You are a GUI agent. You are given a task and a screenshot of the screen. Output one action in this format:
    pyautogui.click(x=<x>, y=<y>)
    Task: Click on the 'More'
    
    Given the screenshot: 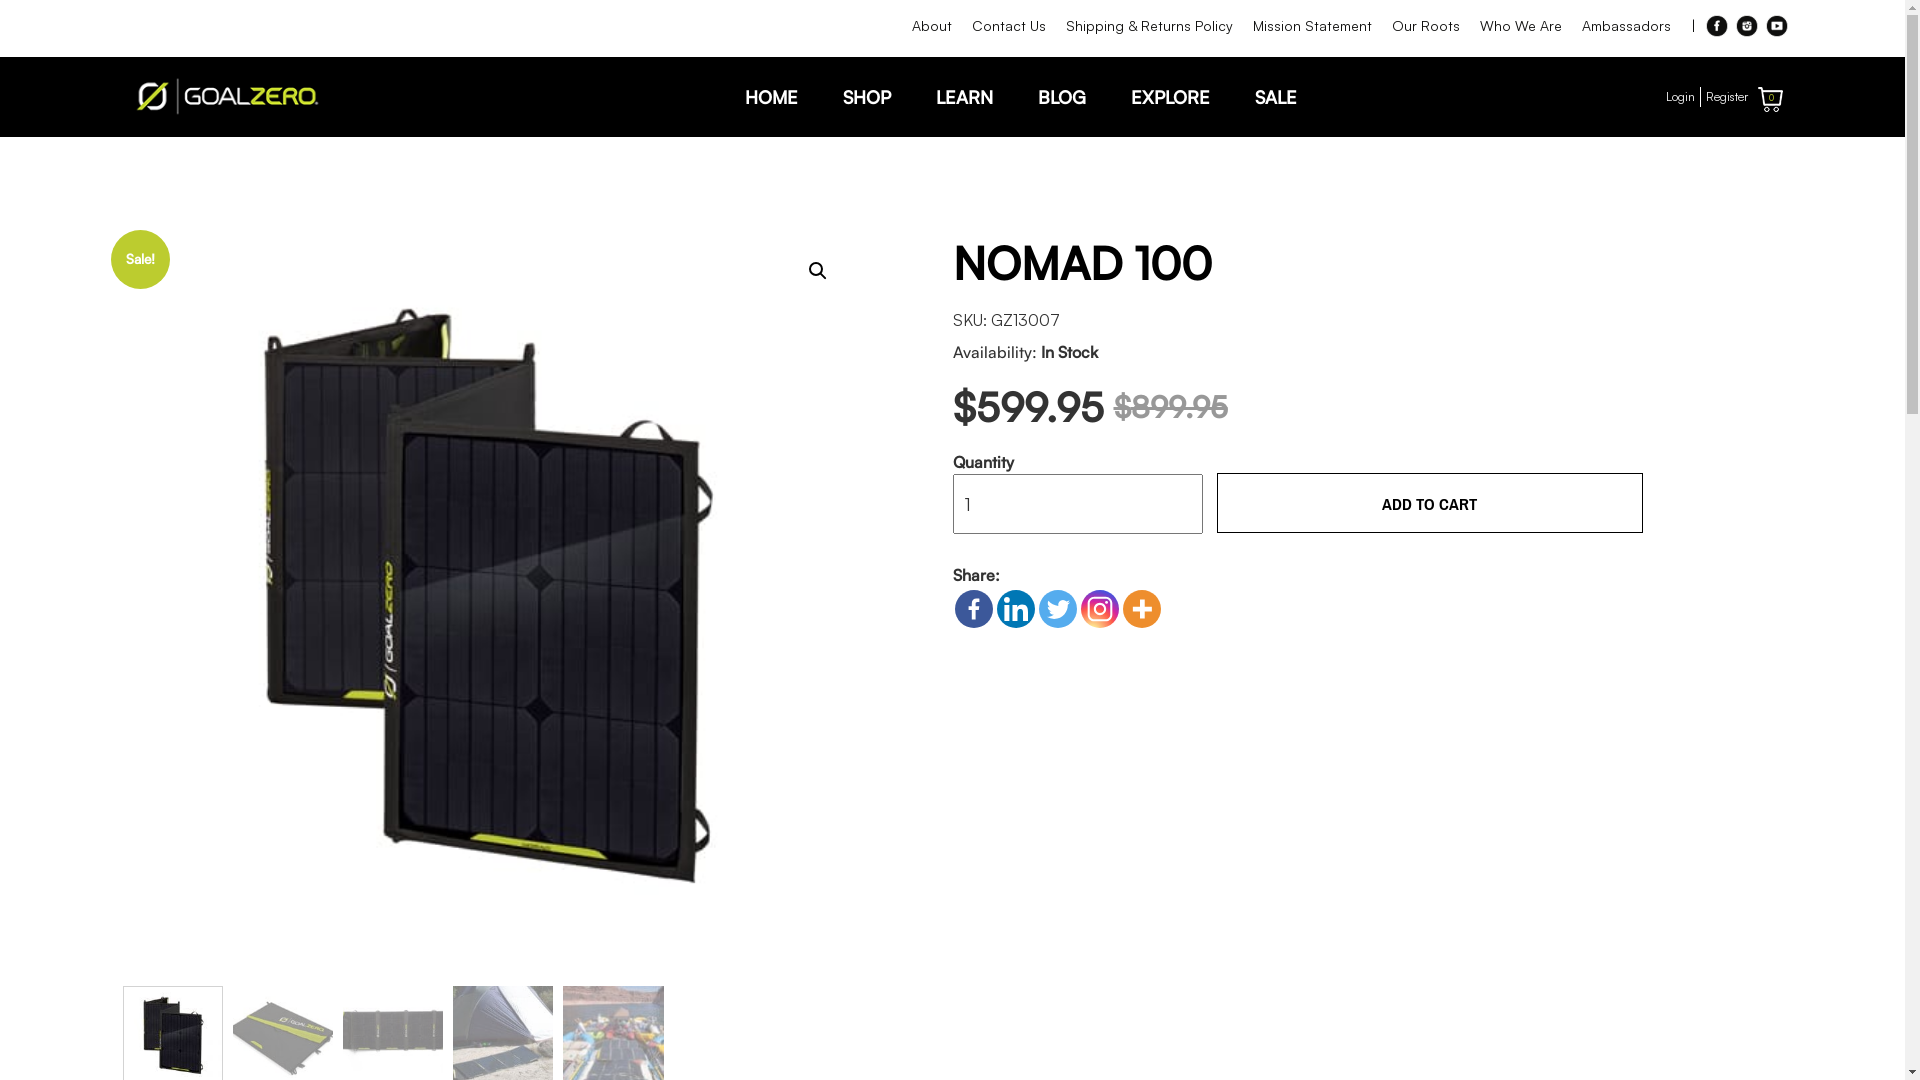 What is the action you would take?
    pyautogui.click(x=1141, y=608)
    